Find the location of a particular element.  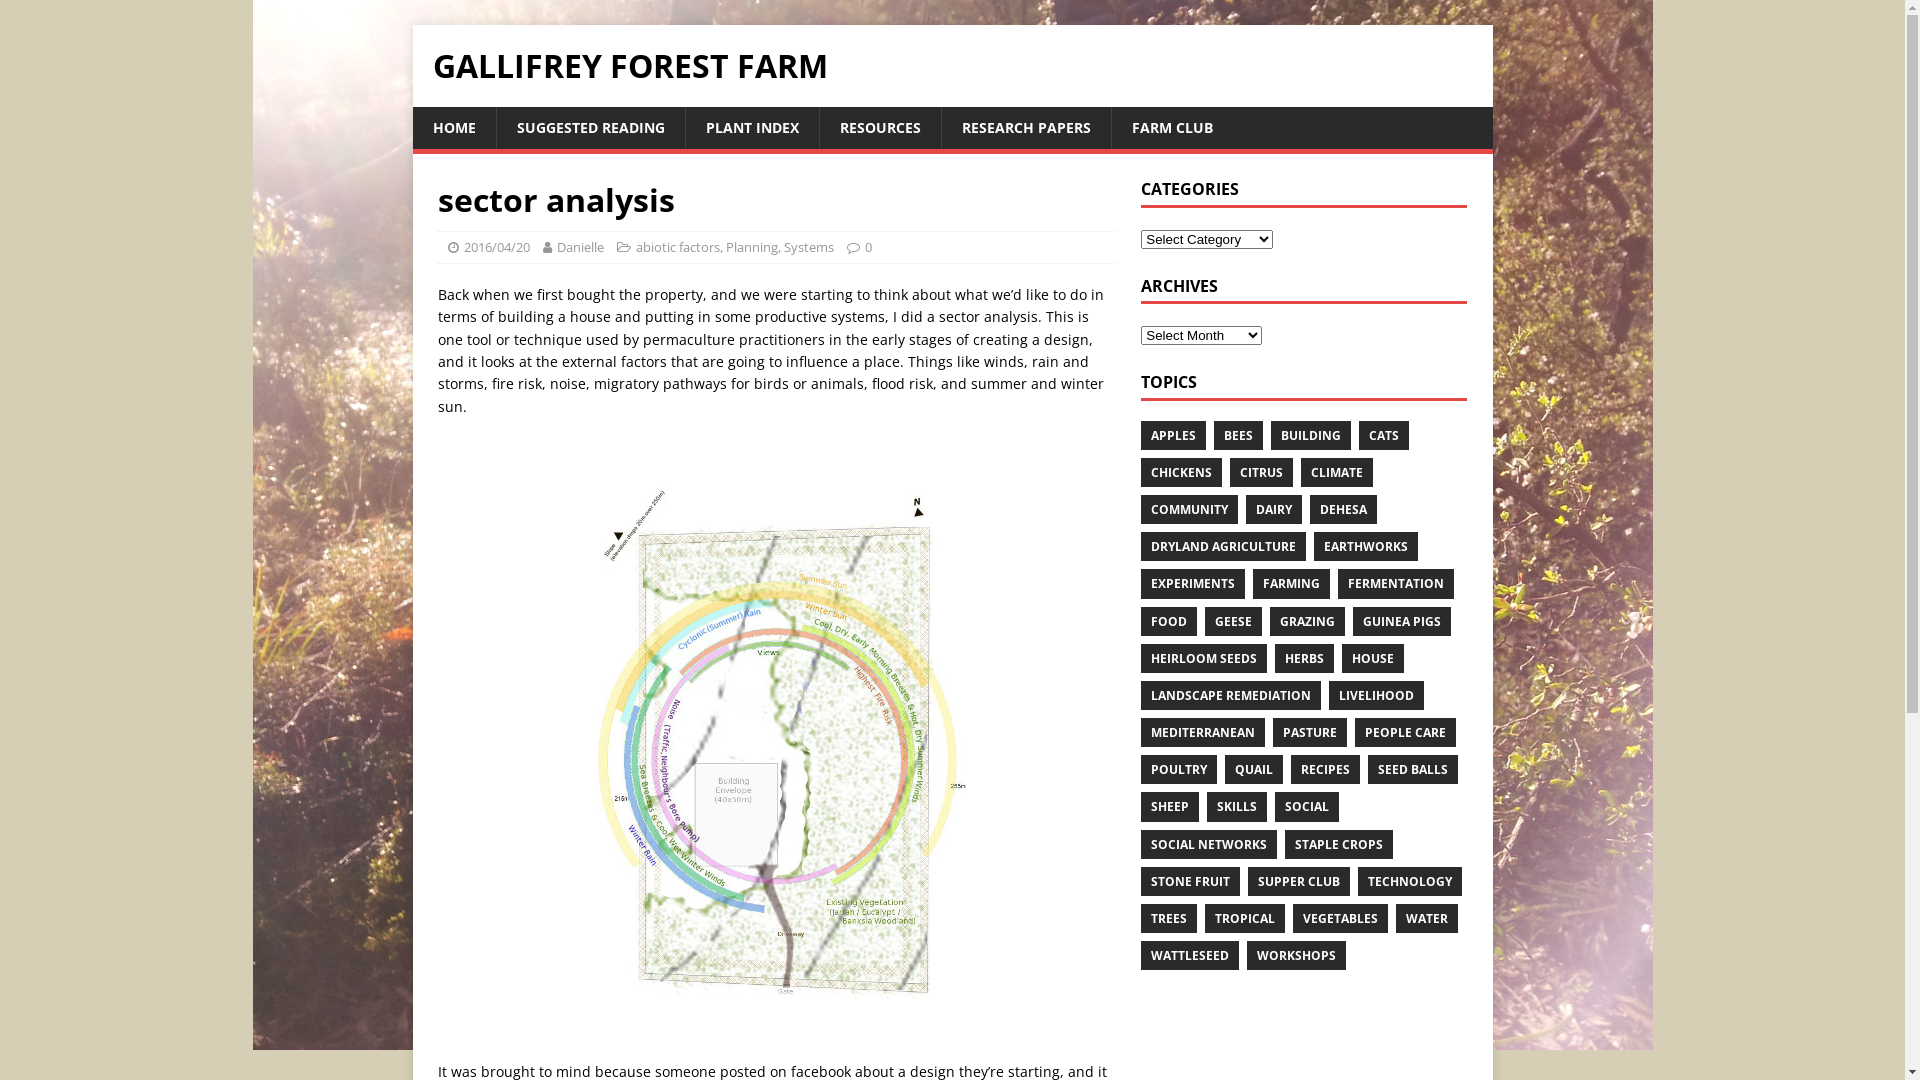

'APPLES' is located at coordinates (1141, 434).